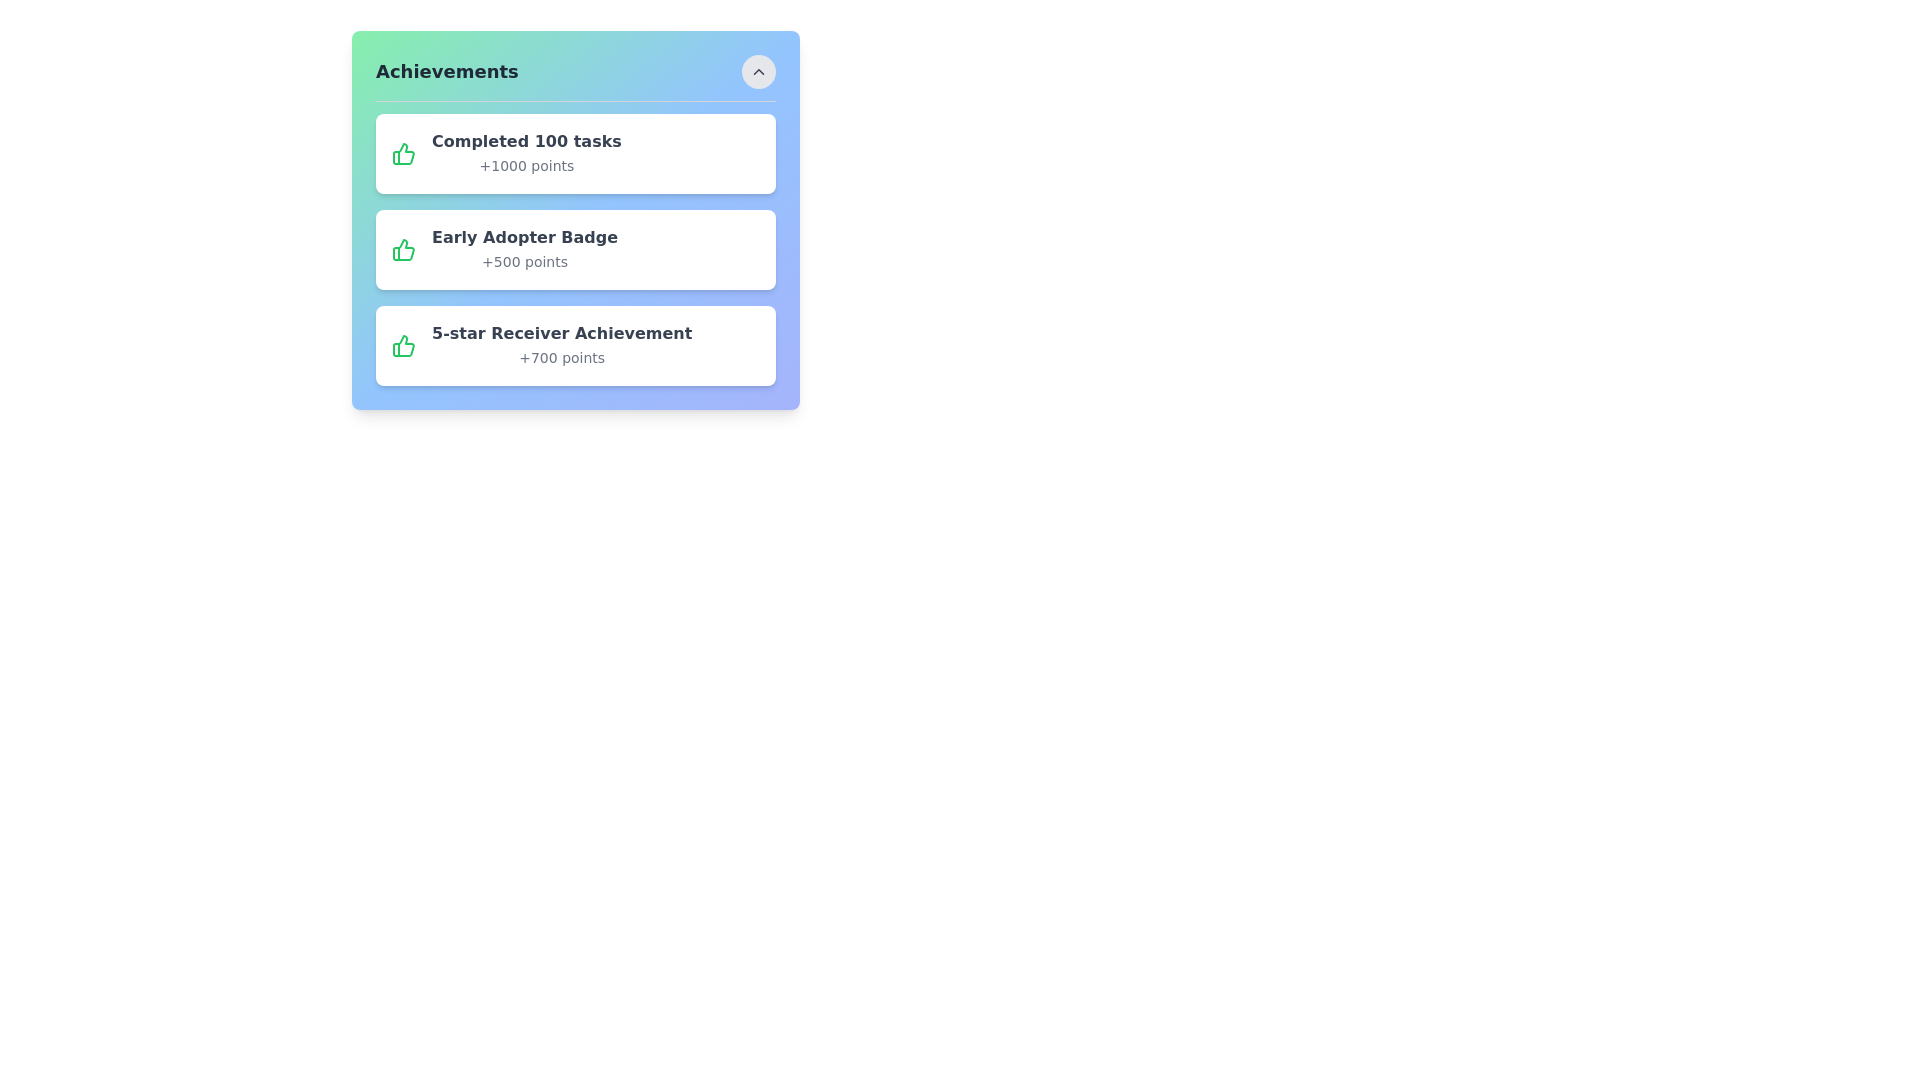 This screenshot has width=1920, height=1080. What do you see at coordinates (446, 71) in the screenshot?
I see `the 'Achievements' header text, which is styled in bold and large dark gray font against a light and colorful gradient background` at bounding box center [446, 71].